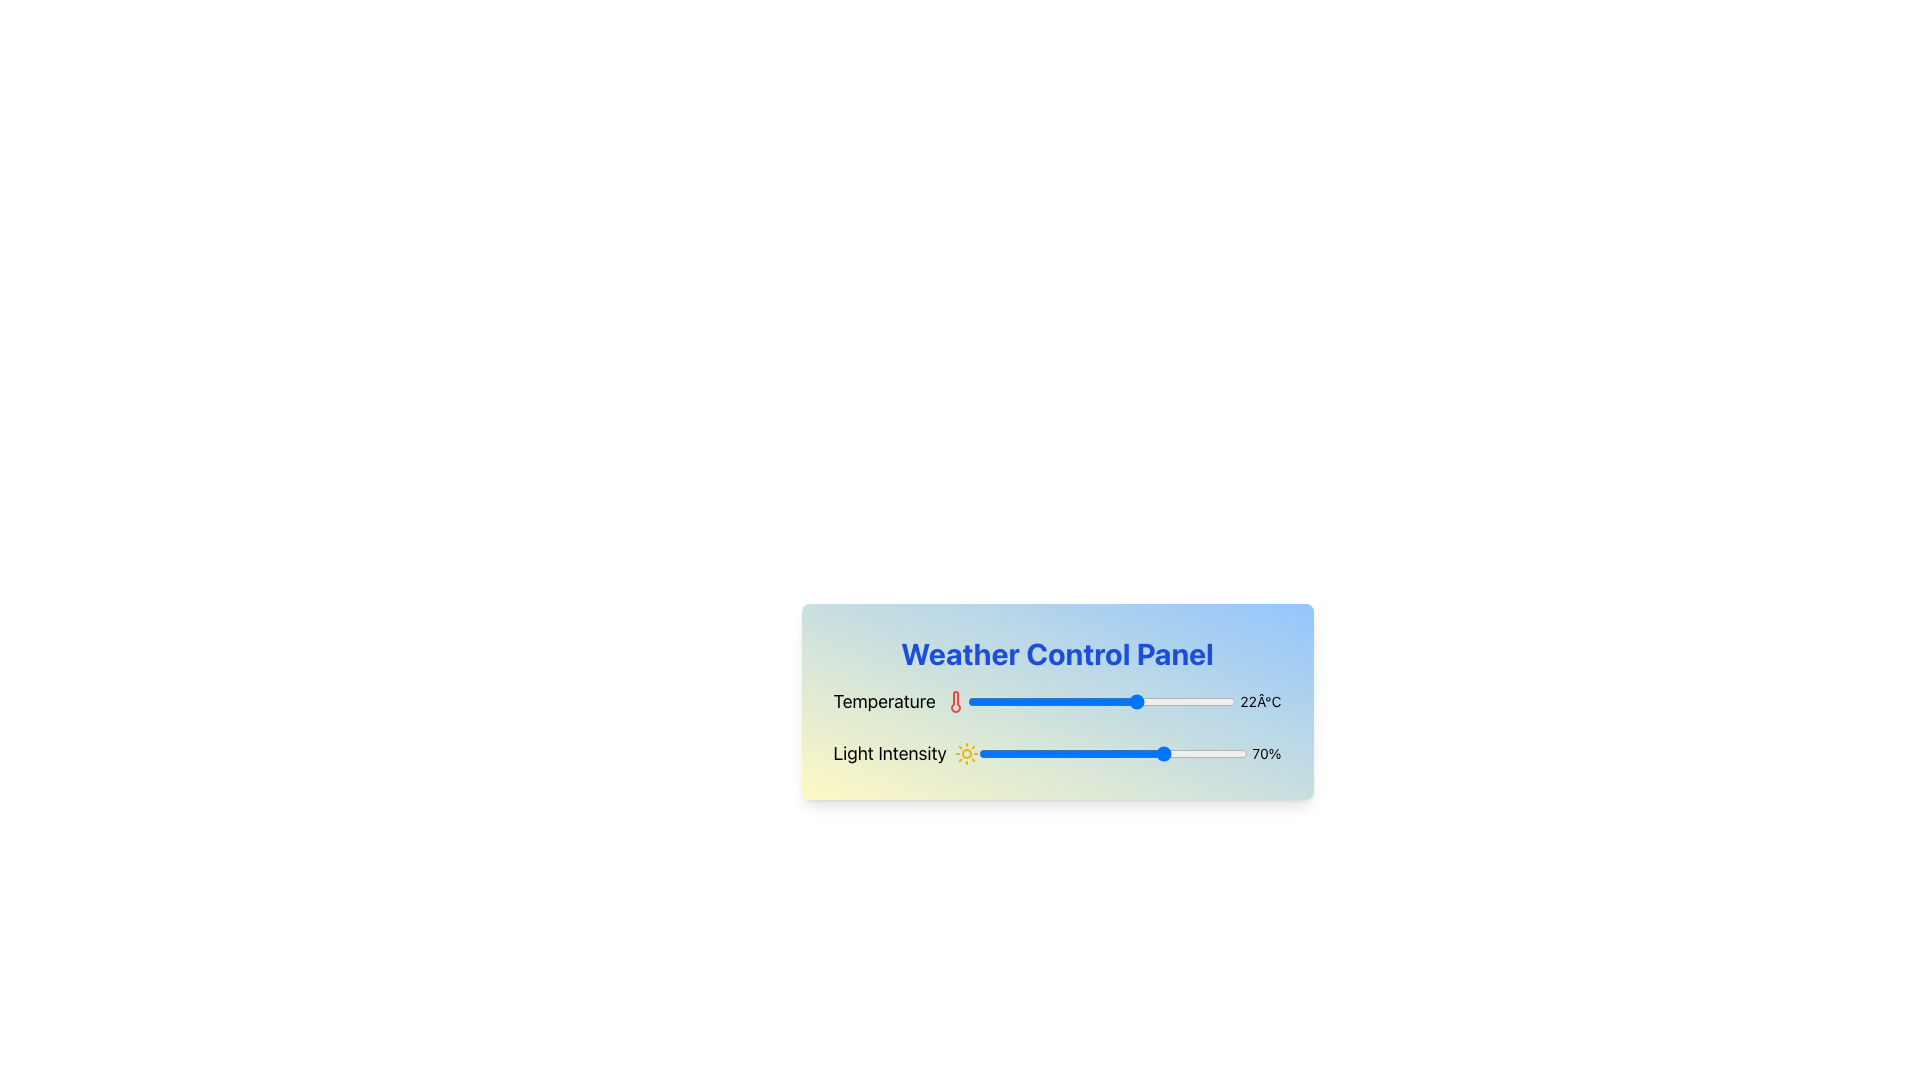 This screenshot has height=1080, width=1920. I want to click on light intensity, so click(1123, 753).